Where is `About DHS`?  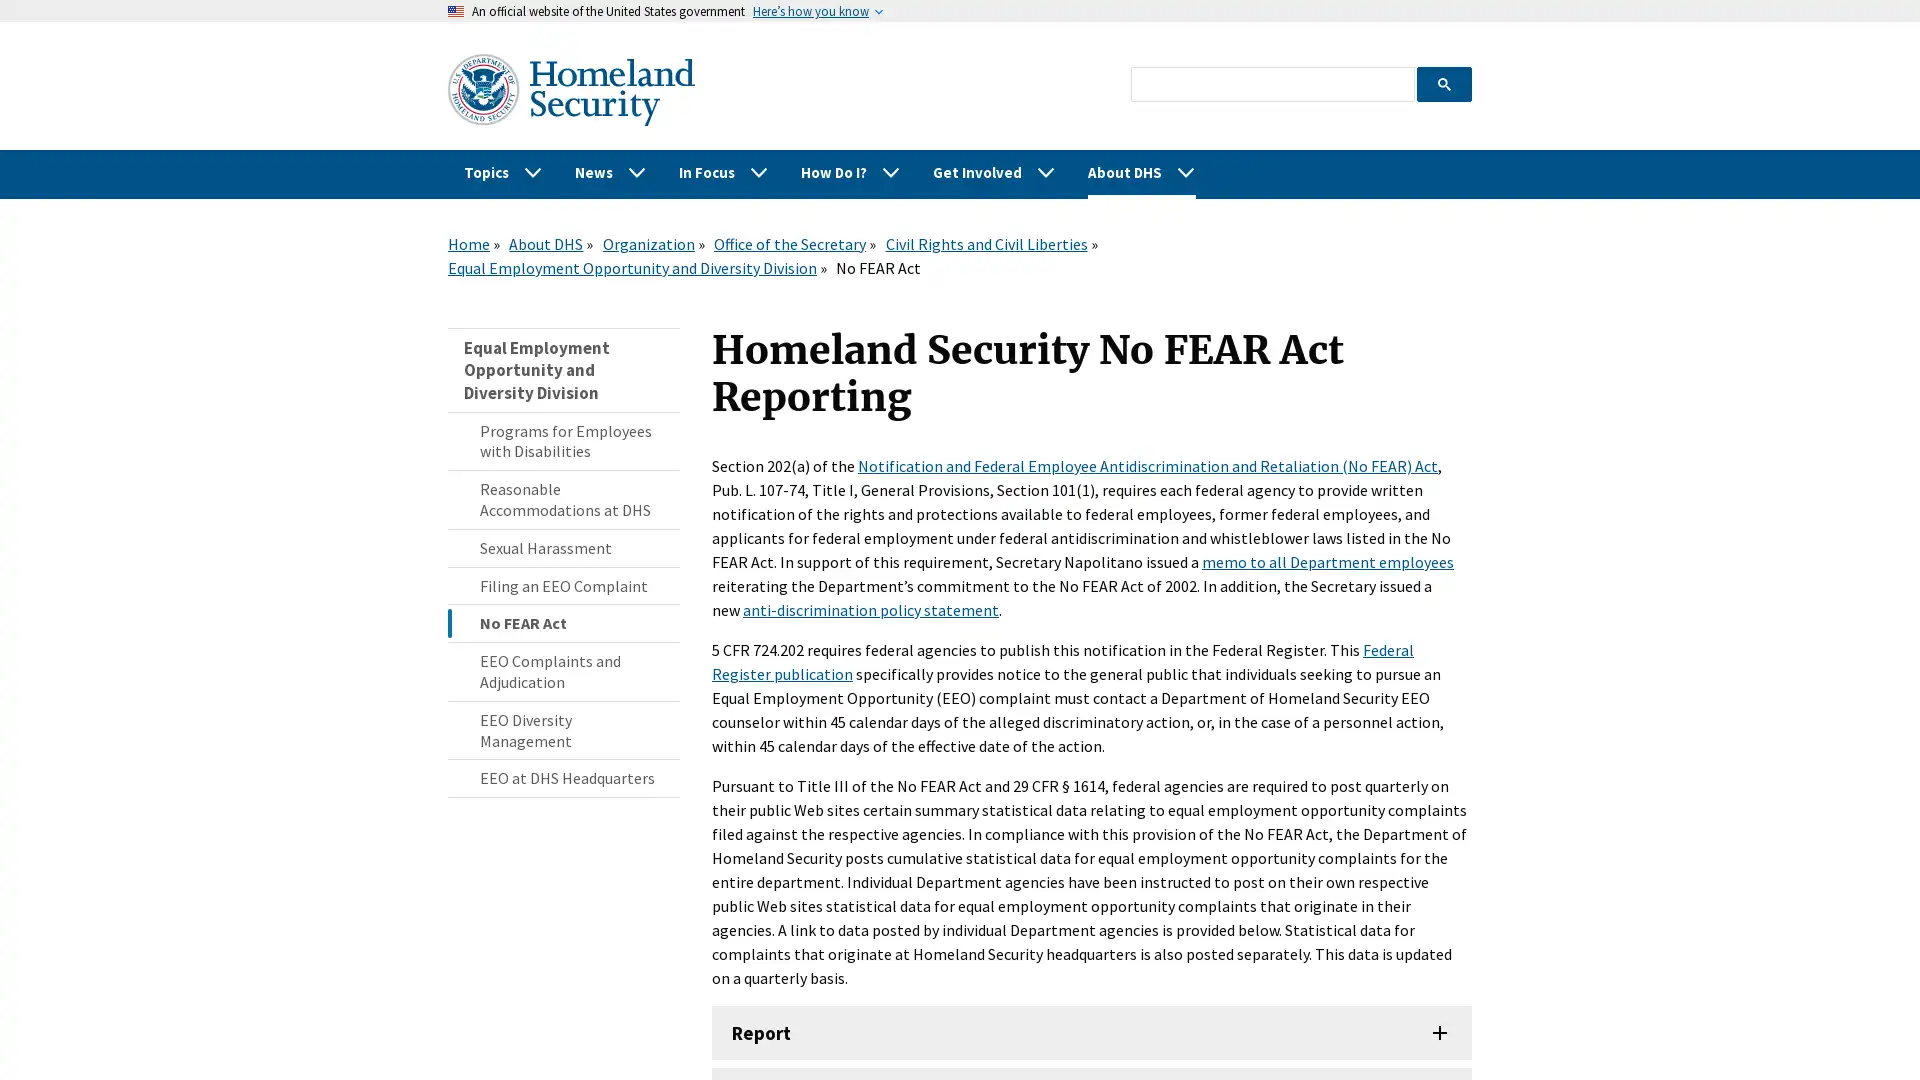 About DHS is located at coordinates (1142, 171).